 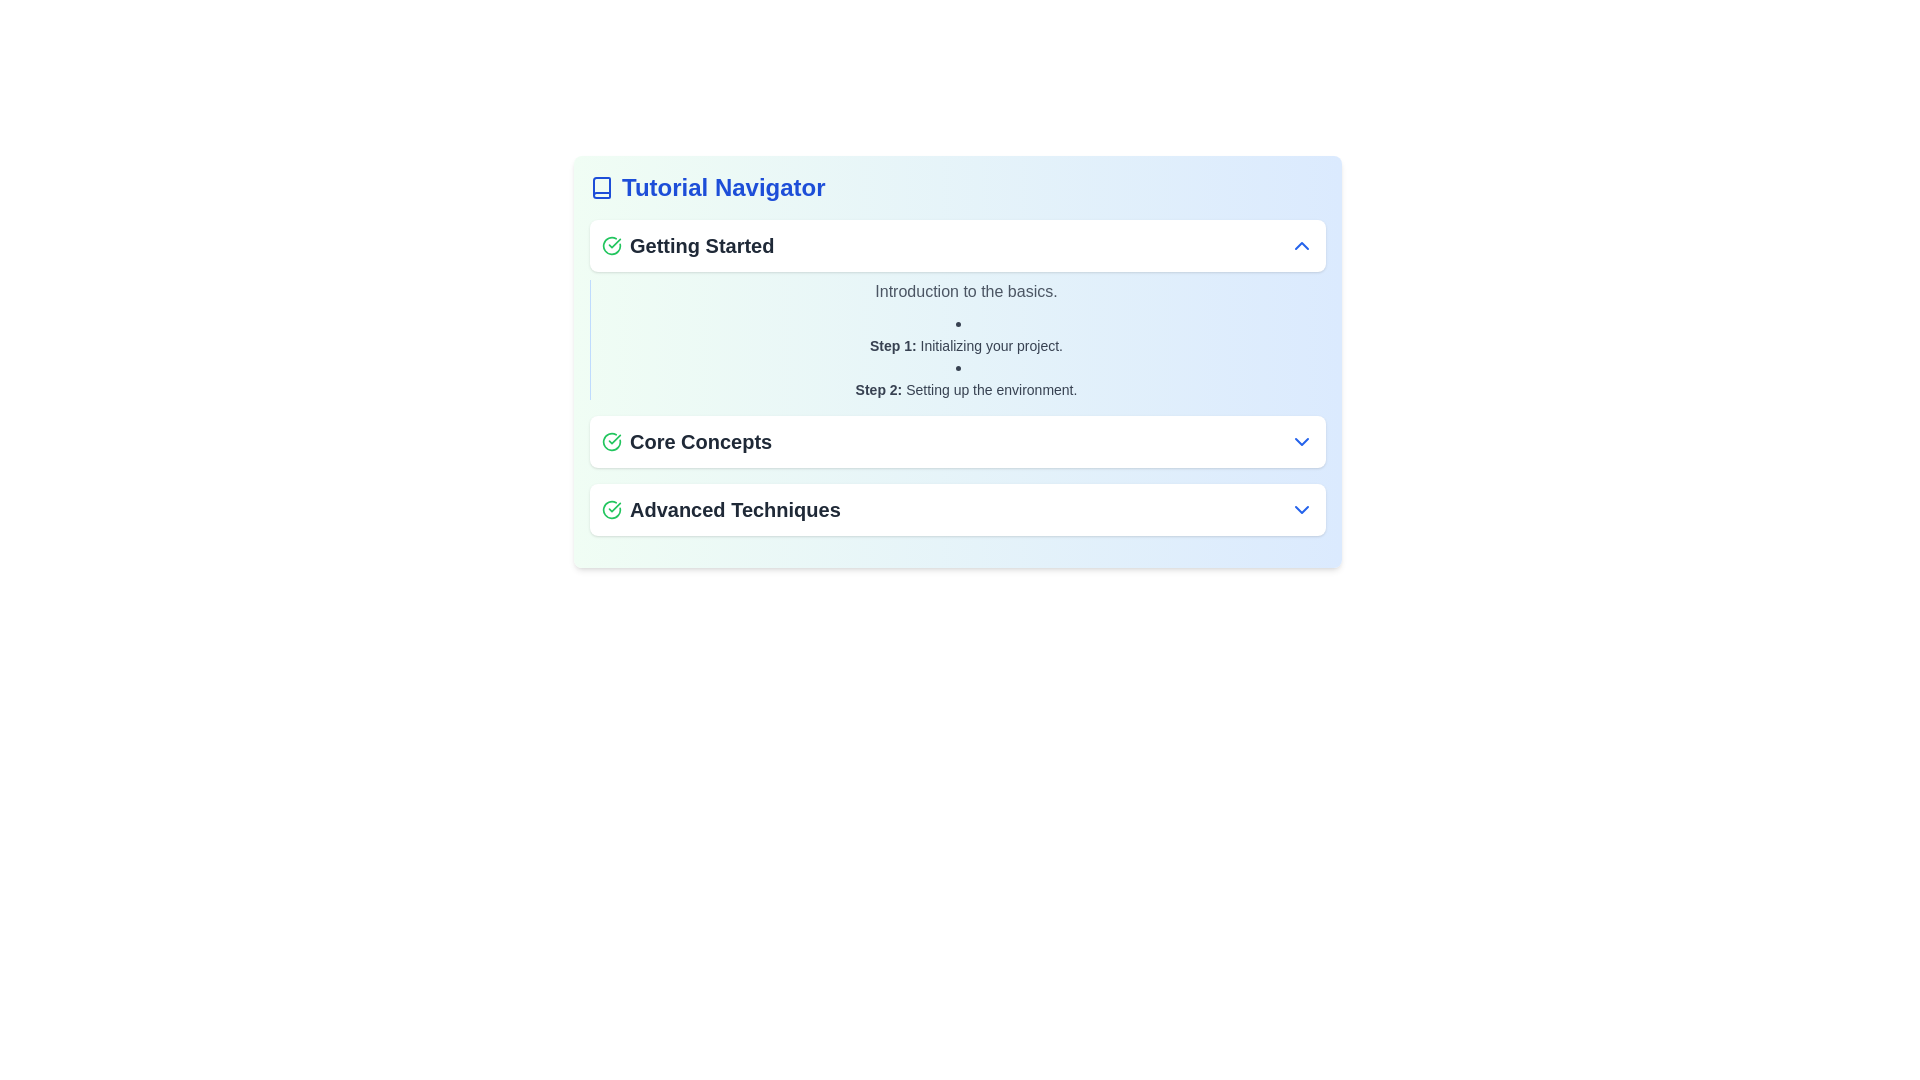 I want to click on the book icon located in the top-left corner of the 'Tutorial Navigator' panel to associate it with the Tutorial Navigator section, so click(x=600, y=188).